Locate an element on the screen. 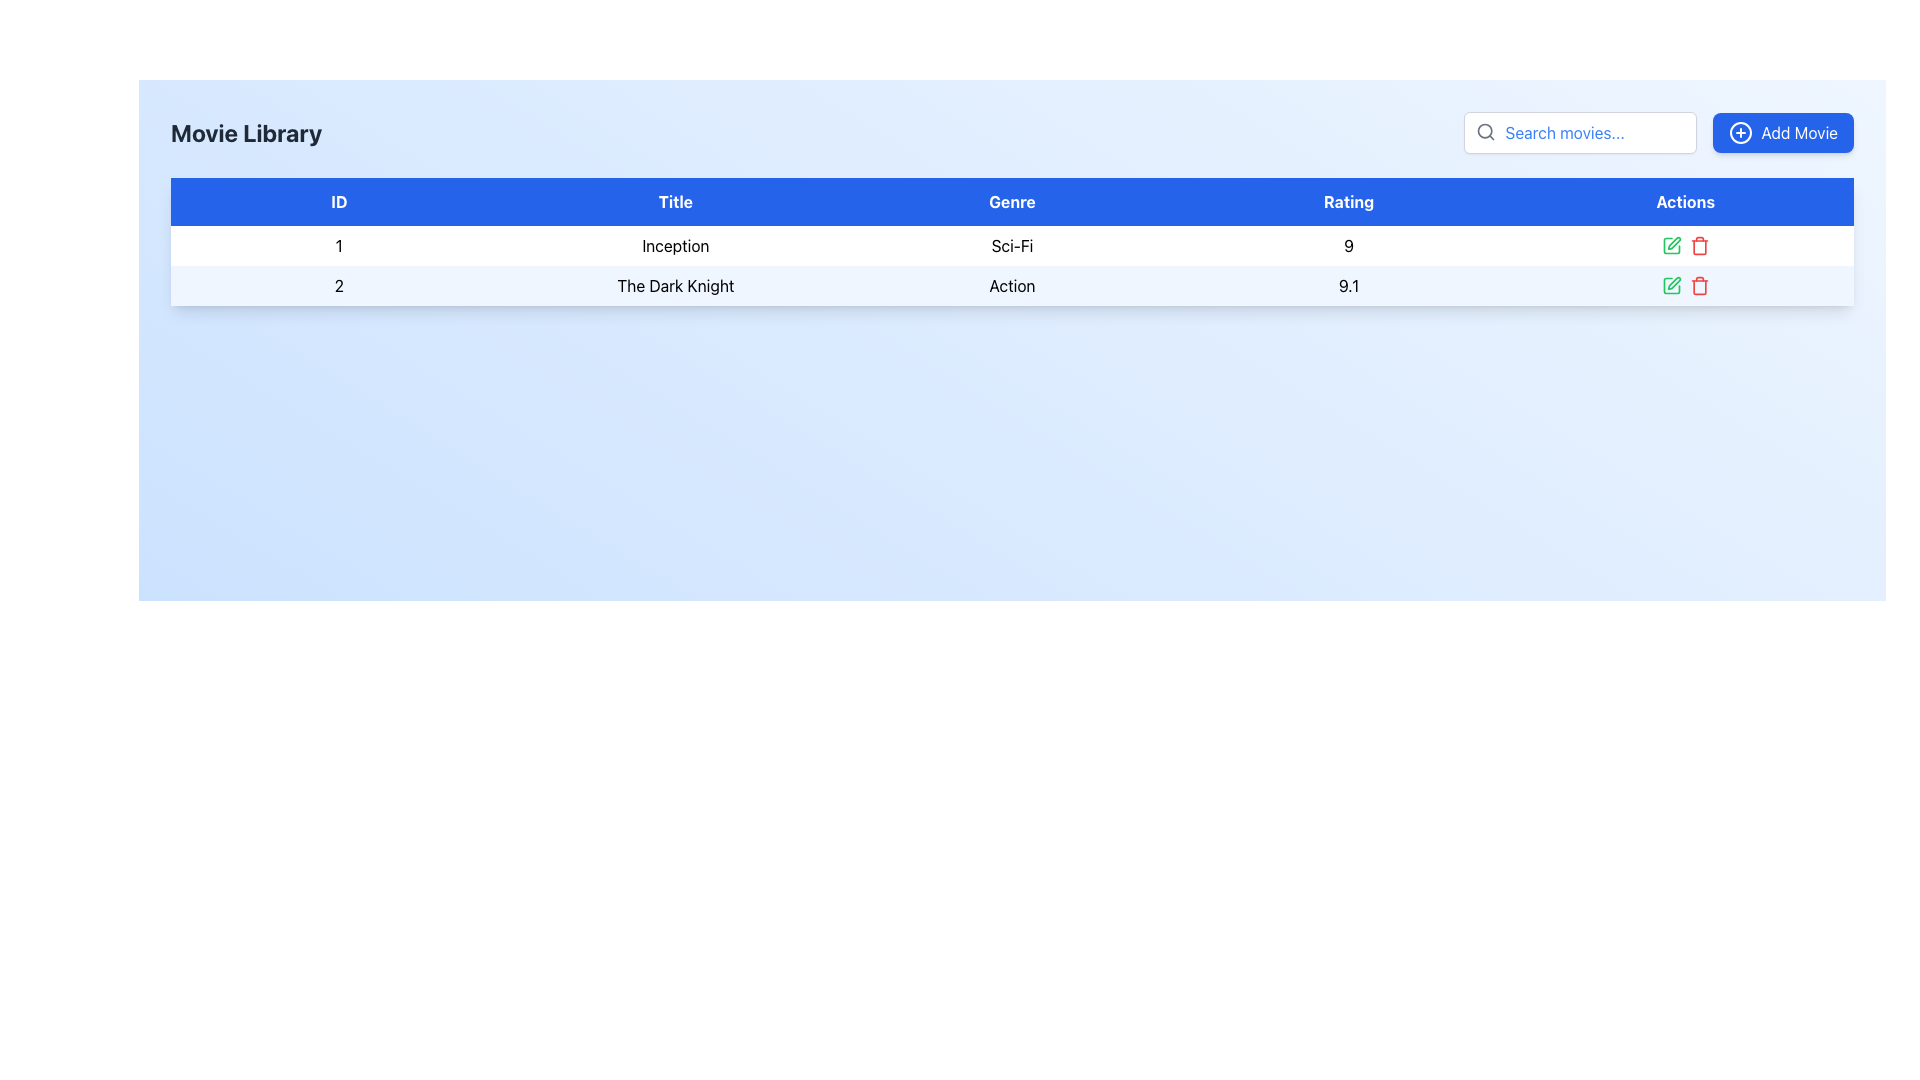 The image size is (1920, 1080). the search icon located to the left of the 'Search movies...' text field in the top-right corner of the interface is located at coordinates (1486, 131).